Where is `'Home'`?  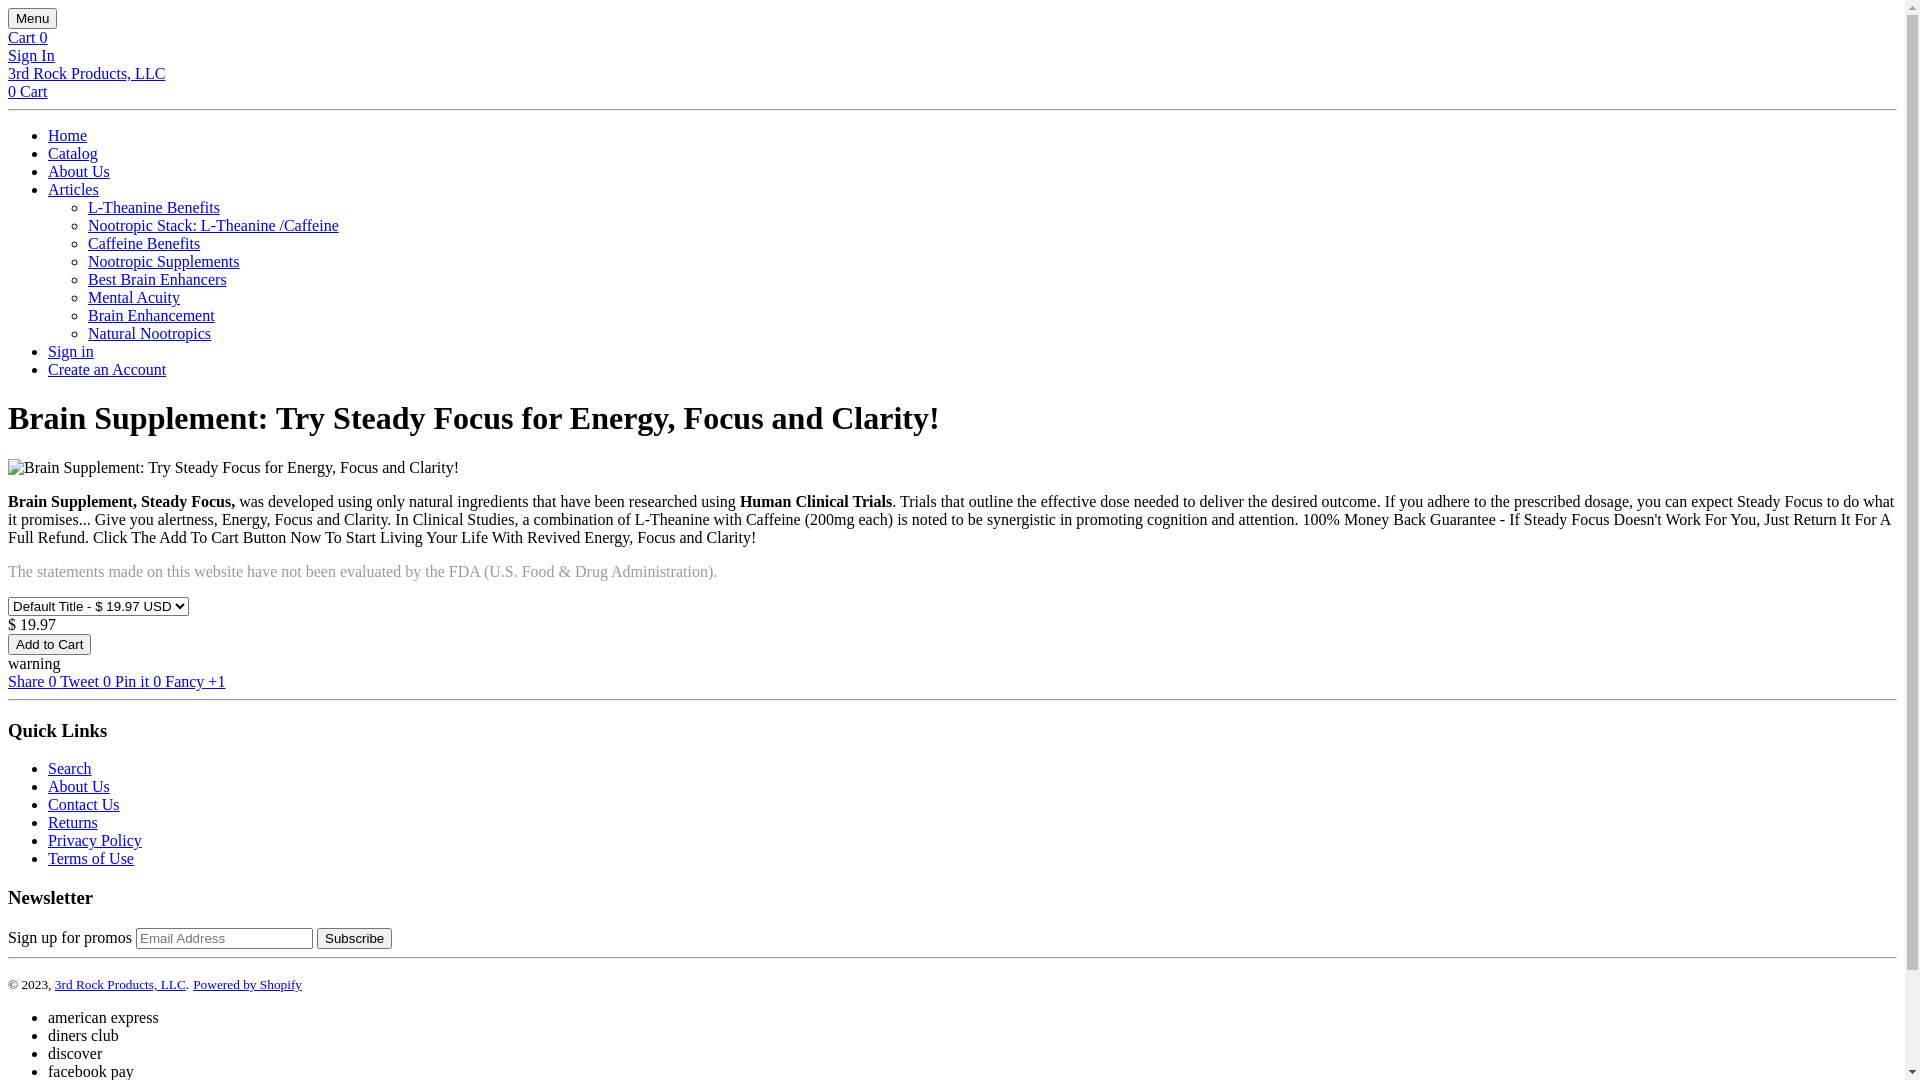 'Home' is located at coordinates (67, 135).